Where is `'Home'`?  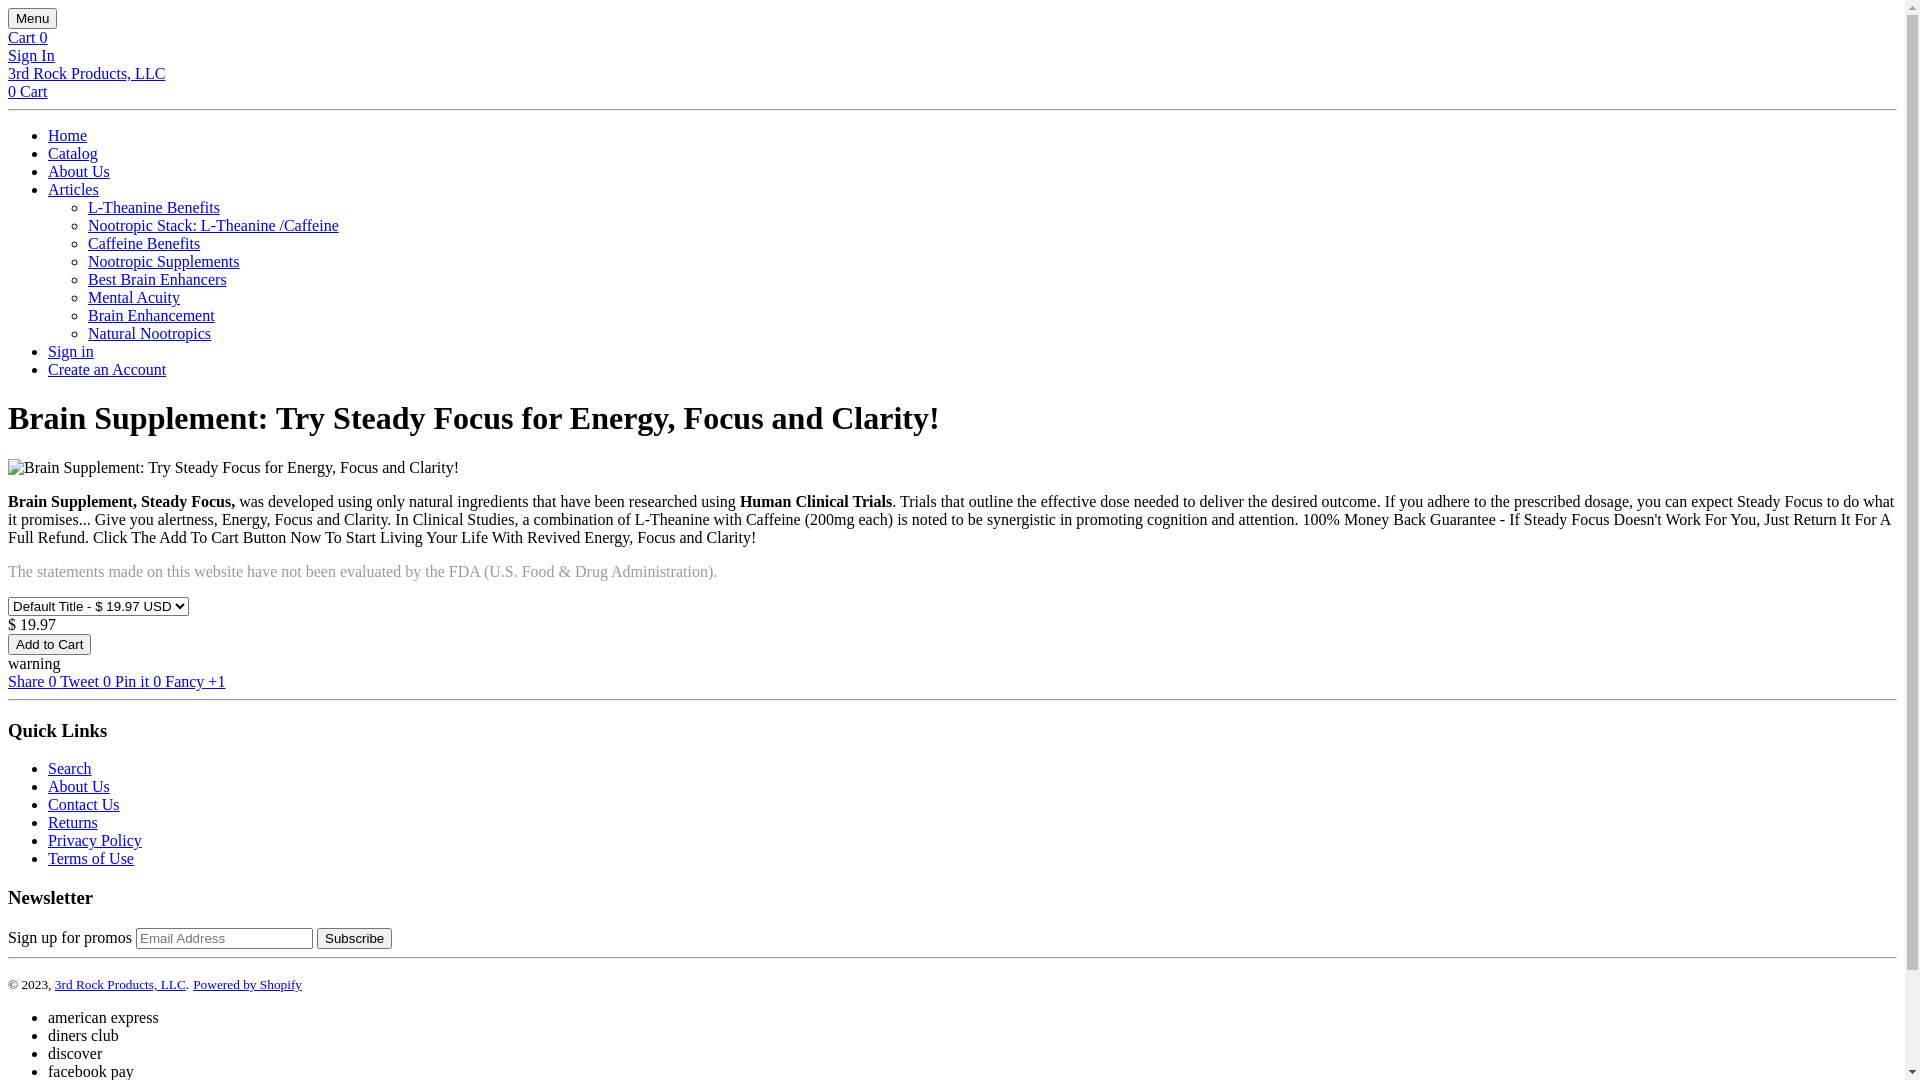 'Home' is located at coordinates (67, 135).